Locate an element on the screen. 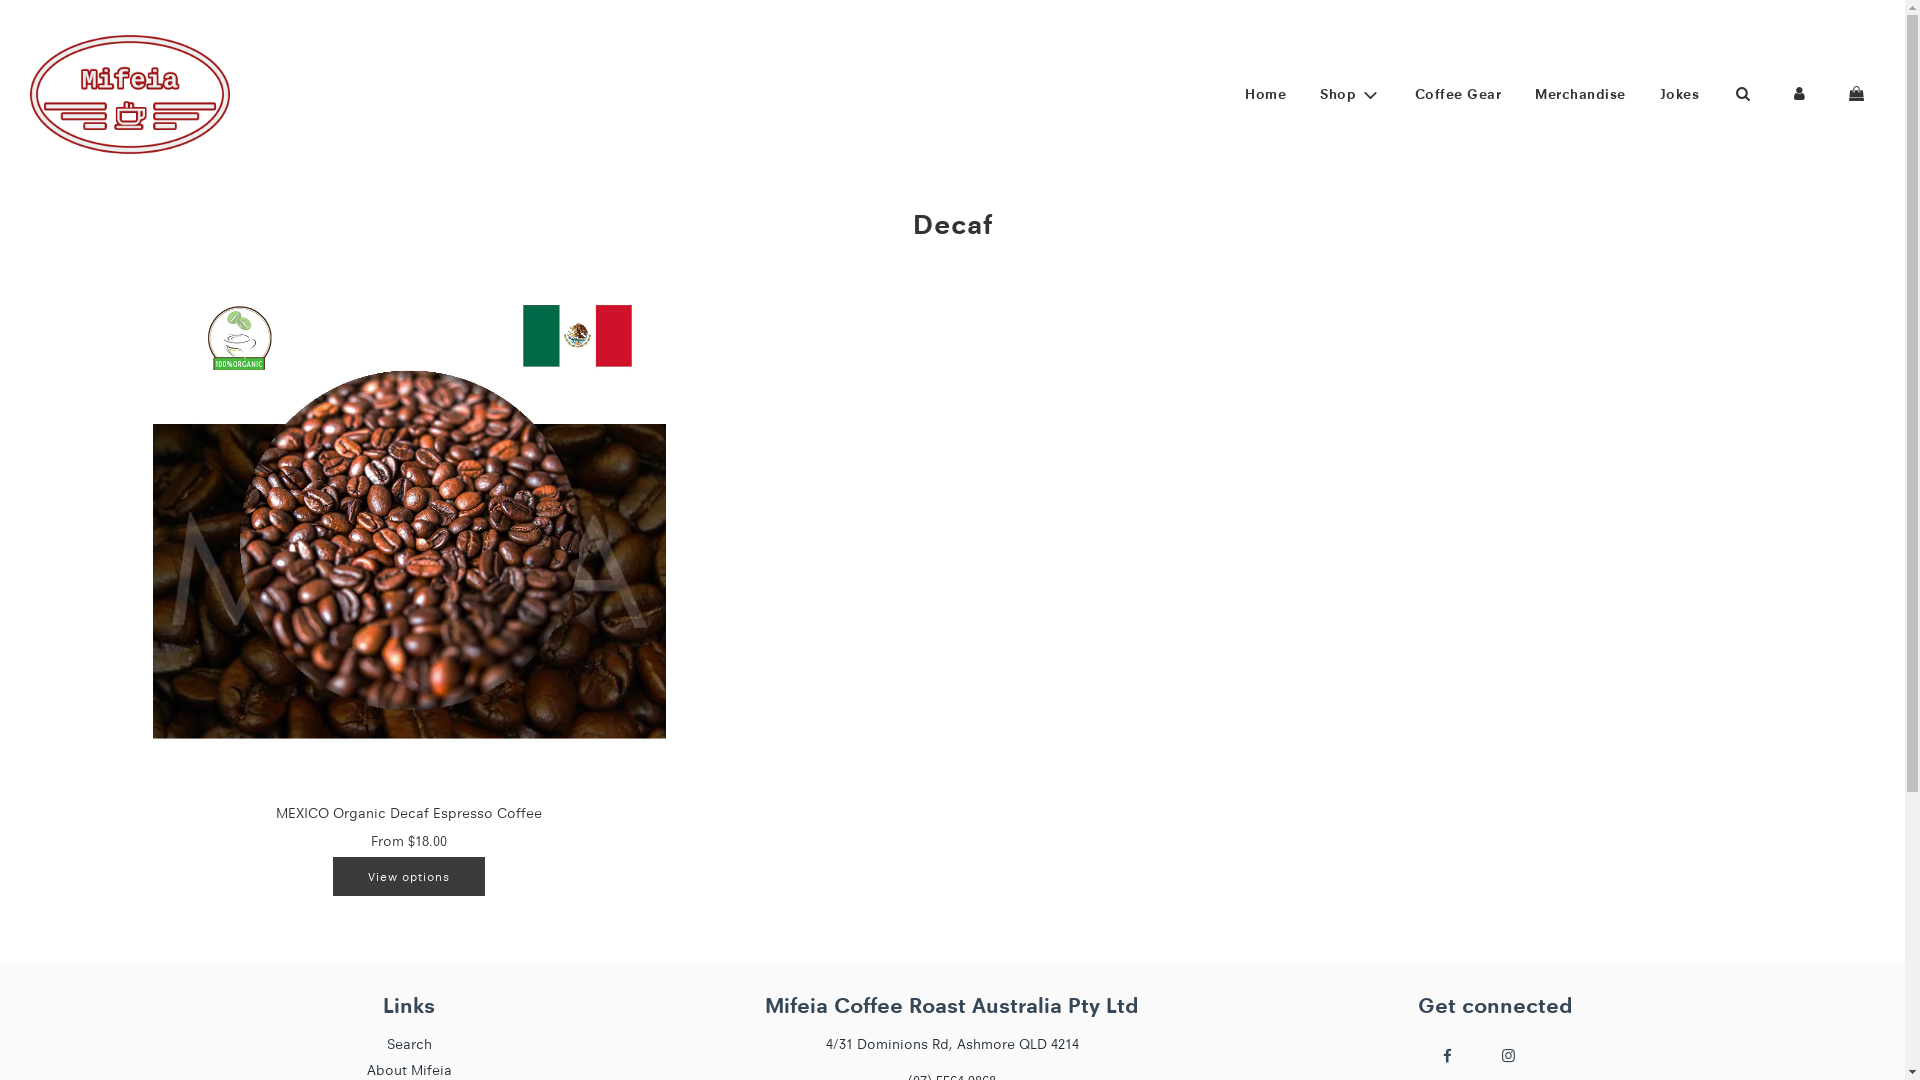  'Log in' is located at coordinates (1771, 93).